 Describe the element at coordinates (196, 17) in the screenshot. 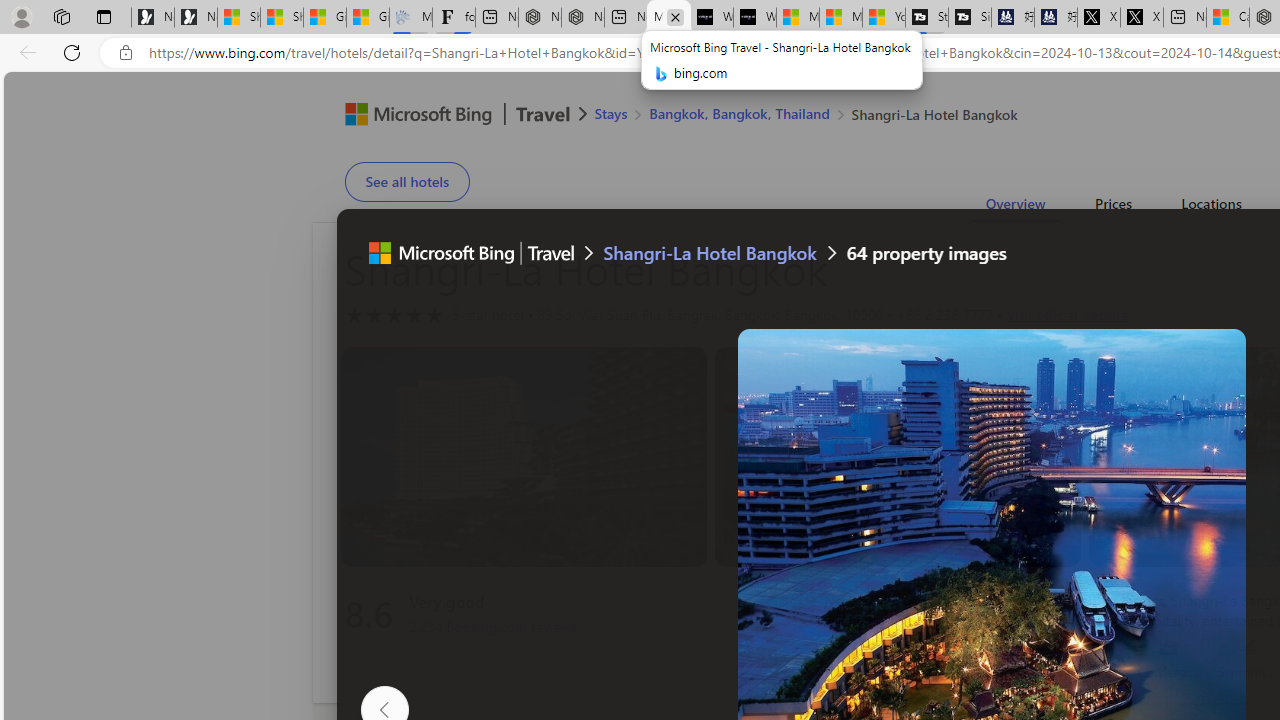

I see `'Newsletter Sign Up'` at that location.